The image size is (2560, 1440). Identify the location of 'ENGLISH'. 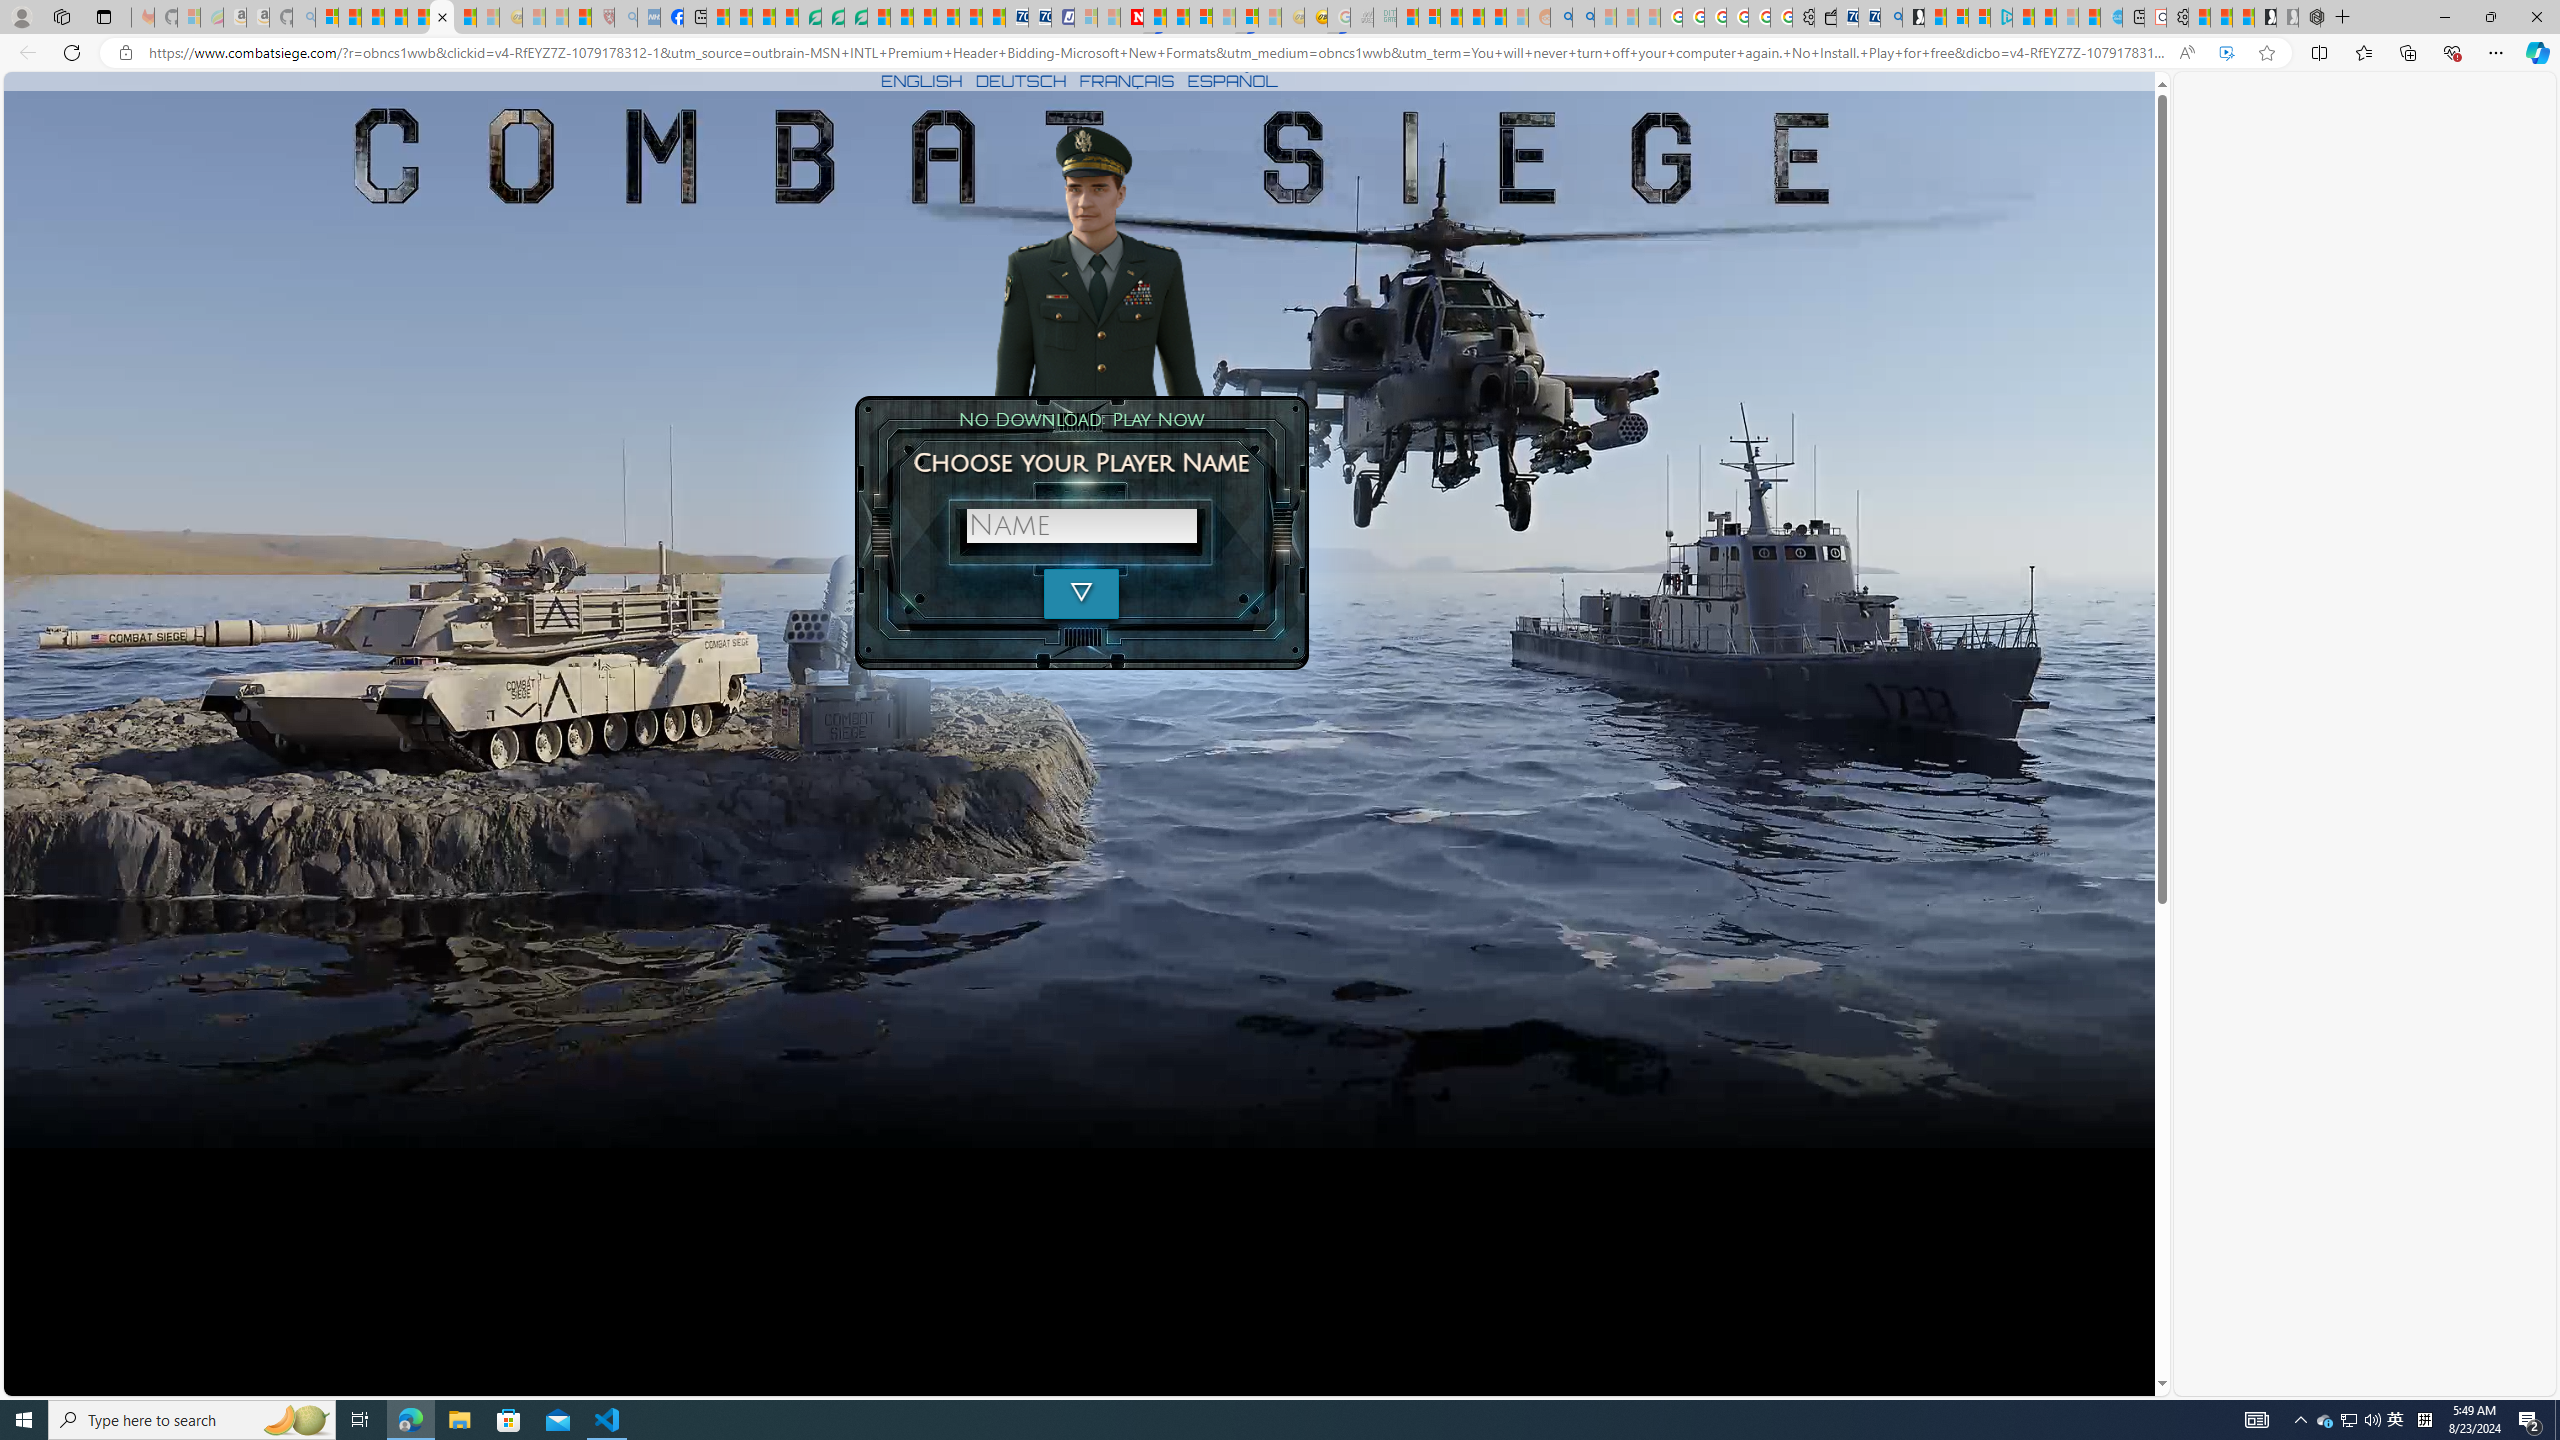
(921, 80).